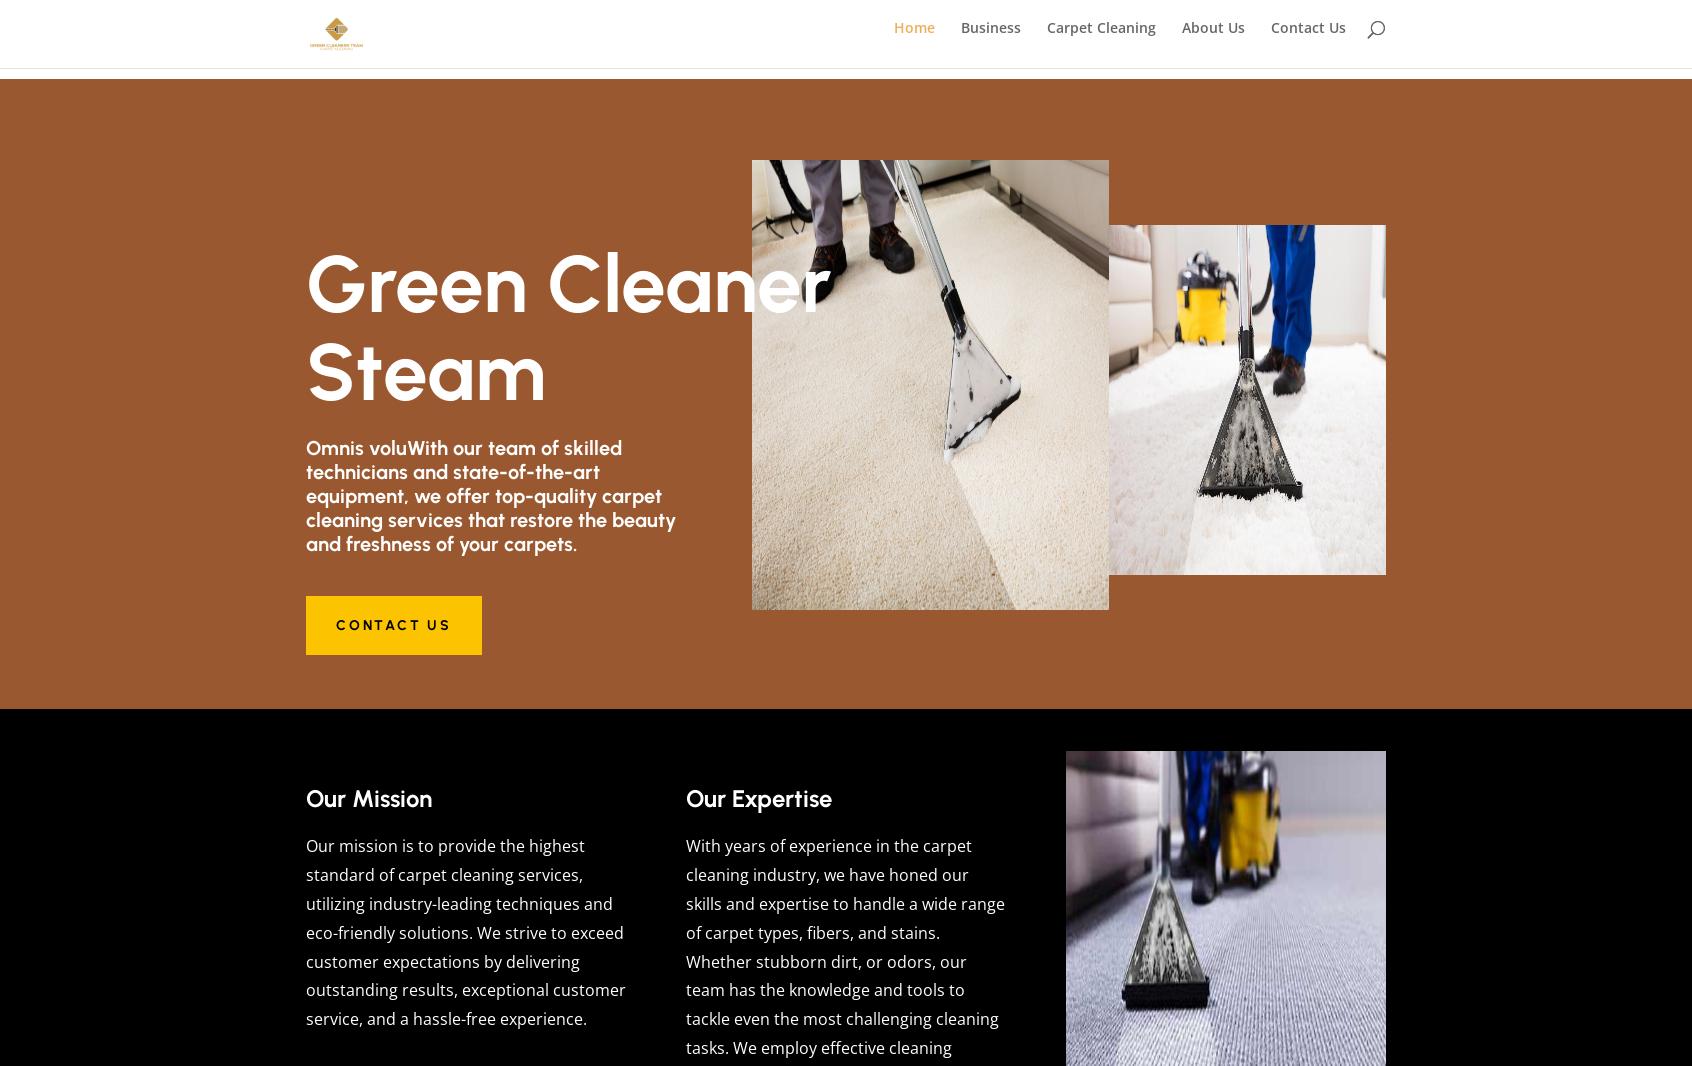 This screenshot has width=1692, height=1066. Describe the element at coordinates (757, 797) in the screenshot. I see `'Our Expertise'` at that location.